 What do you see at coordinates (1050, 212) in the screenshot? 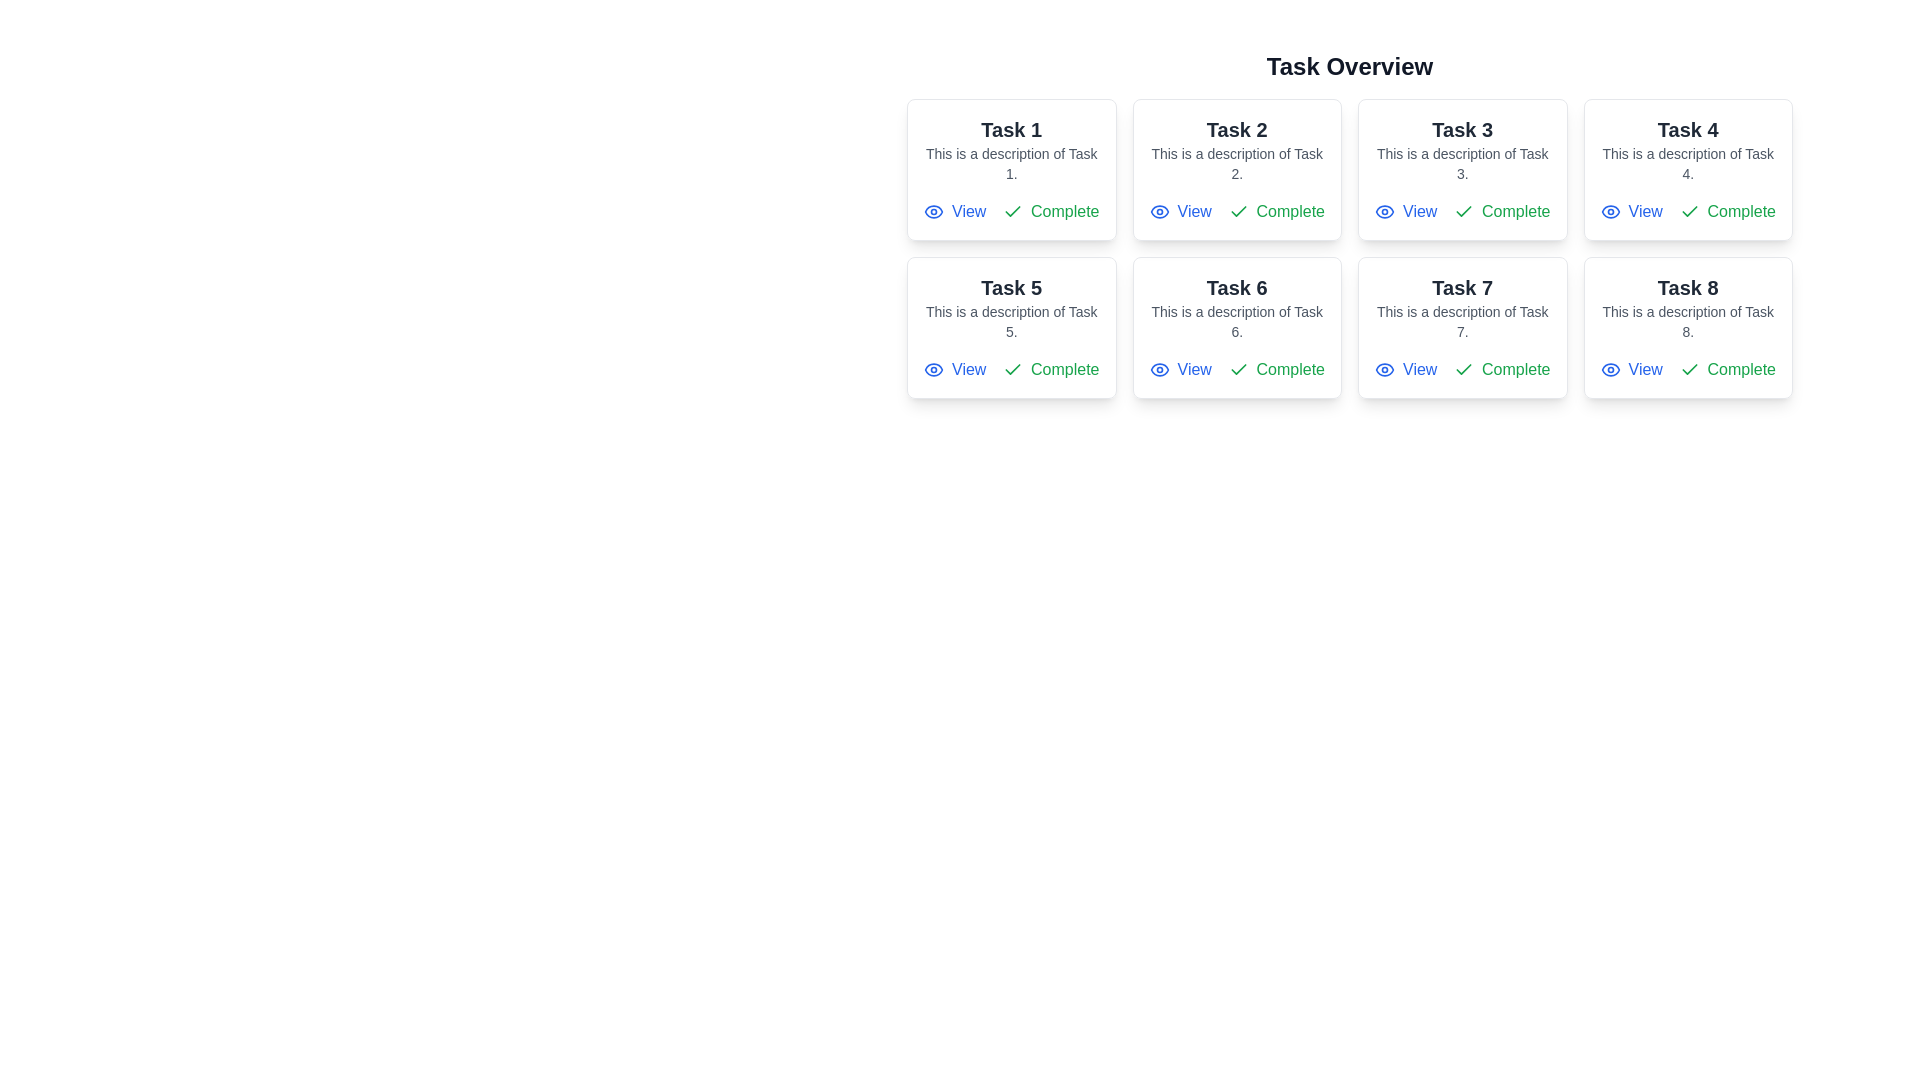
I see `the 'Complete' button with green text and a check mark icon` at bounding box center [1050, 212].